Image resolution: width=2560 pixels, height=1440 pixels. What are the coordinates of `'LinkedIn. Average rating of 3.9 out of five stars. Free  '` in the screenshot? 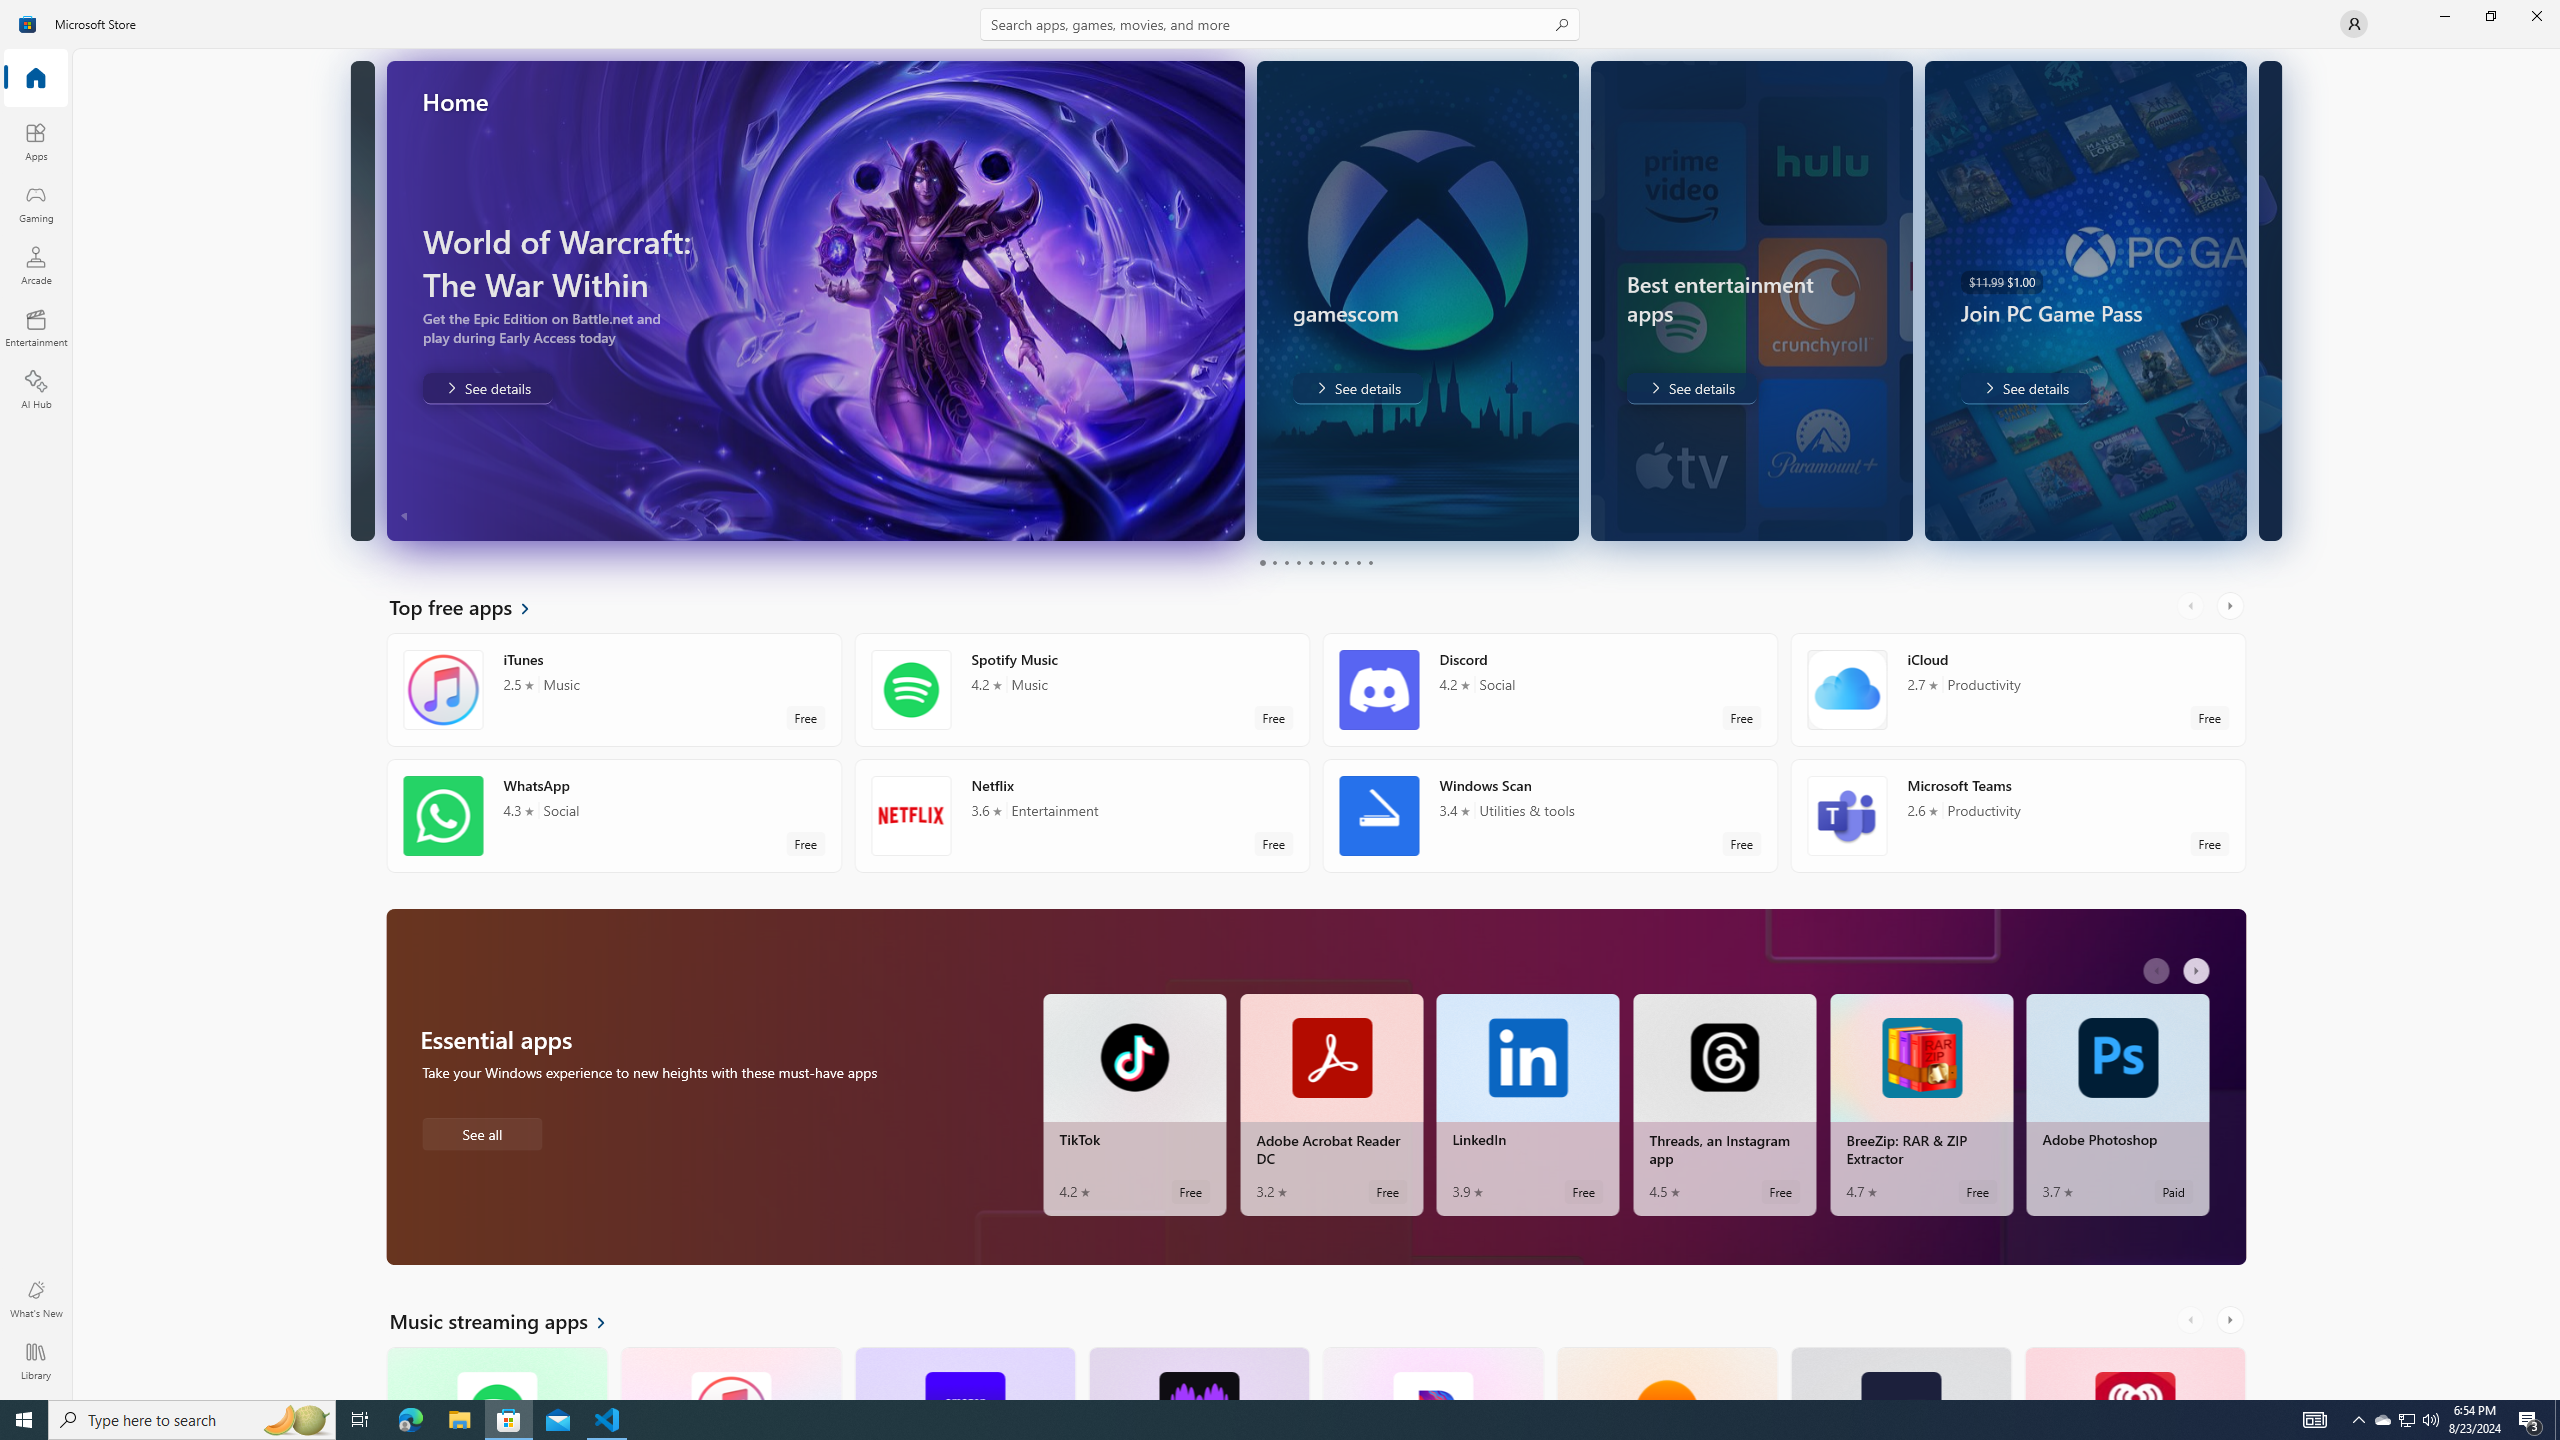 It's located at (1528, 1104).